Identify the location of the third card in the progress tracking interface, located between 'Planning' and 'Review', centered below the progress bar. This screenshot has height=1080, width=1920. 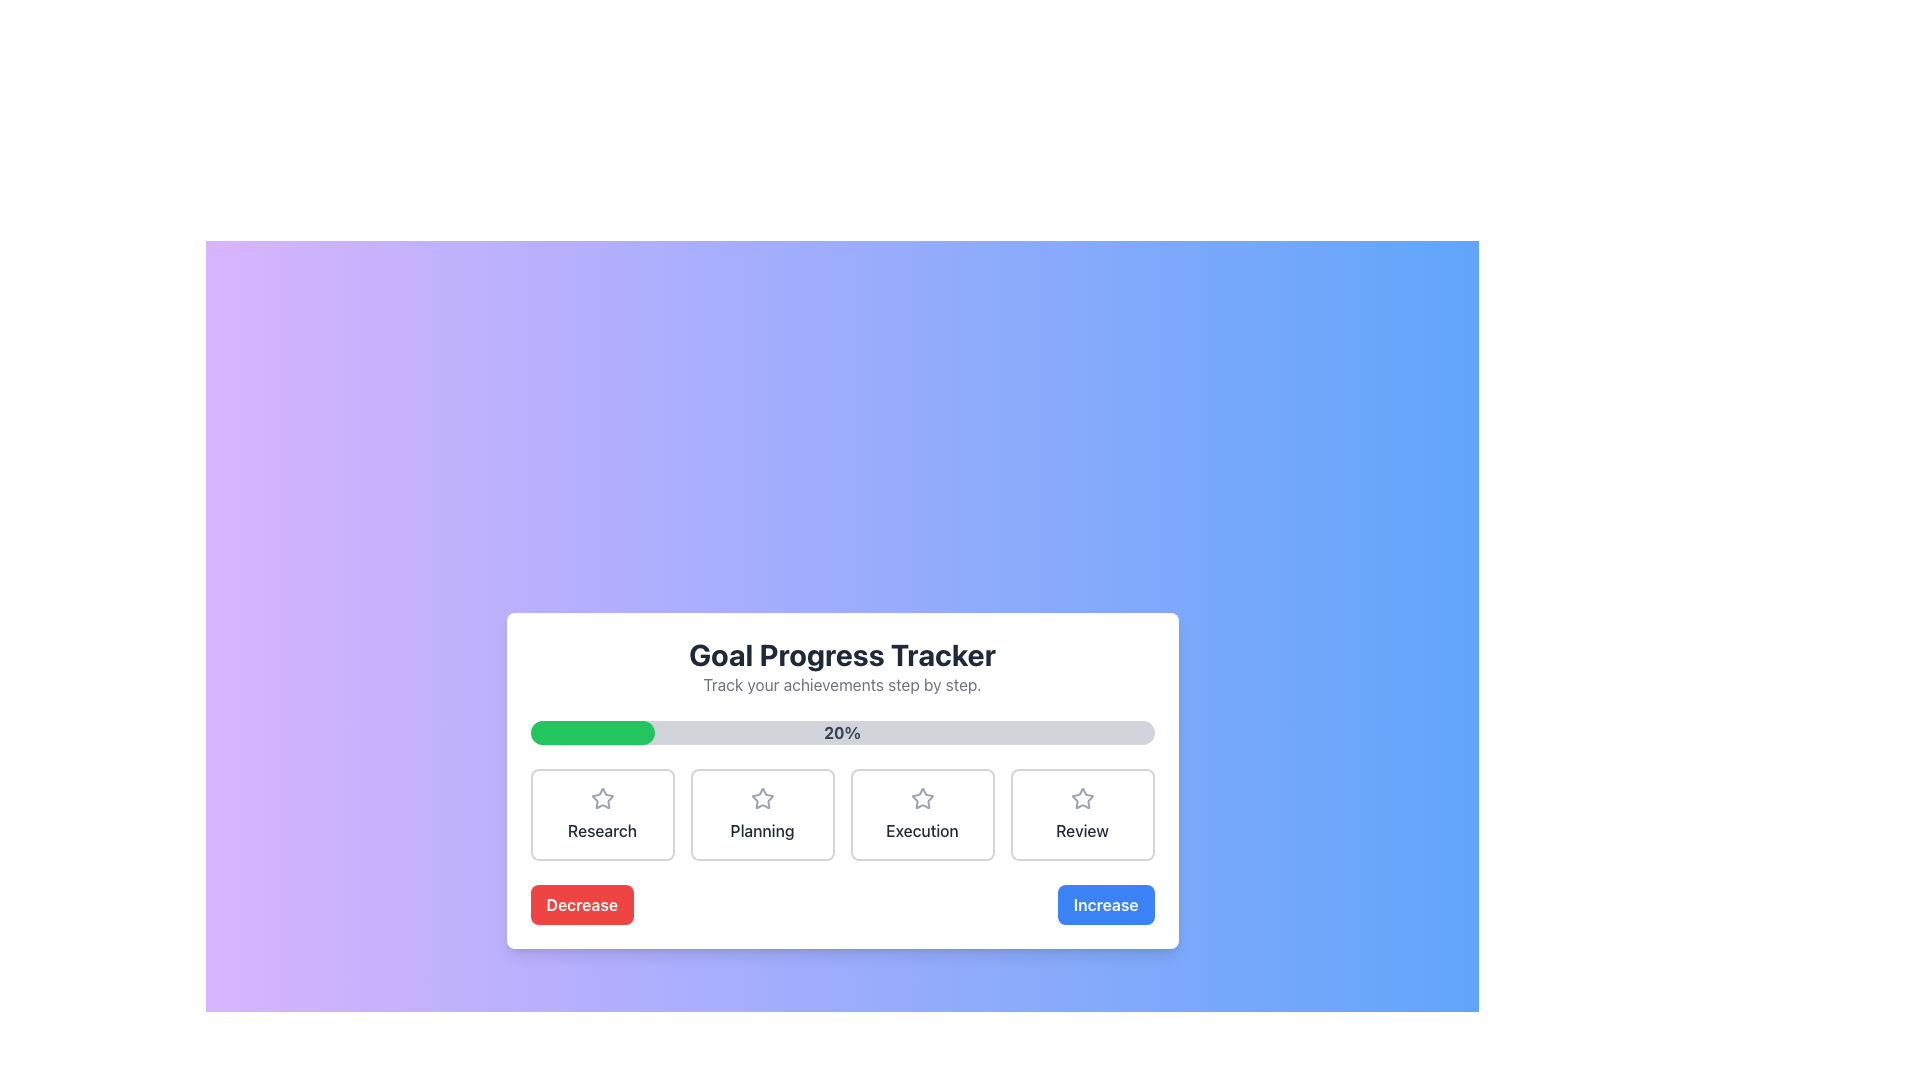
(921, 814).